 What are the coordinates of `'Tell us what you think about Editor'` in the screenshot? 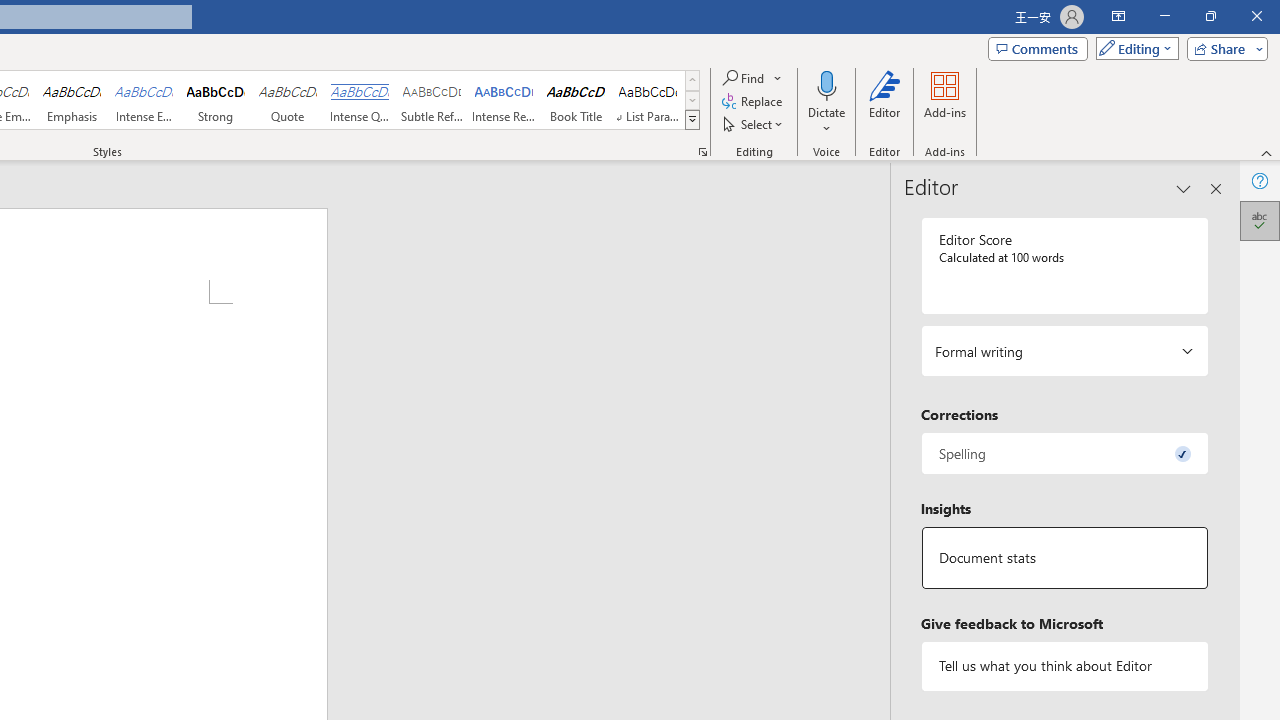 It's located at (1063, 666).